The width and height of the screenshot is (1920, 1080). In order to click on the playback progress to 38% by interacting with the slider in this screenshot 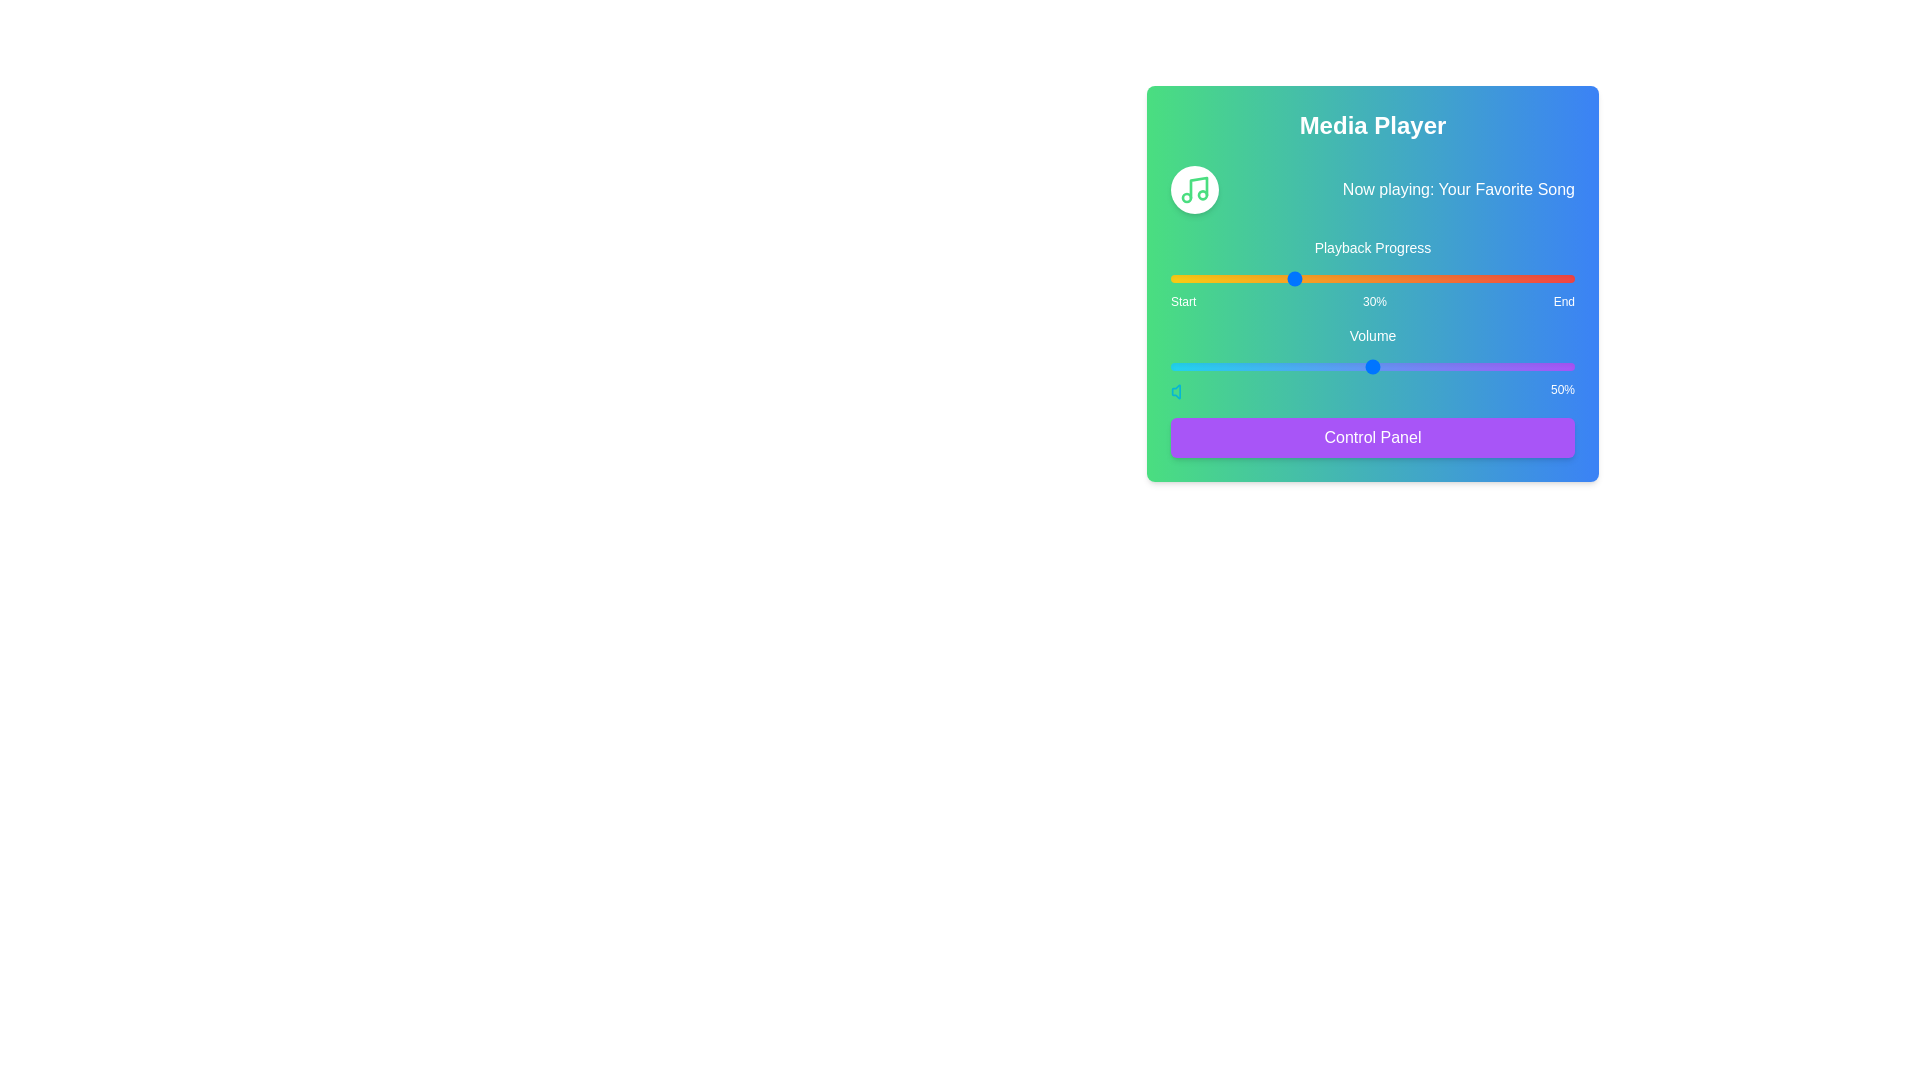, I will do `click(1324, 278)`.